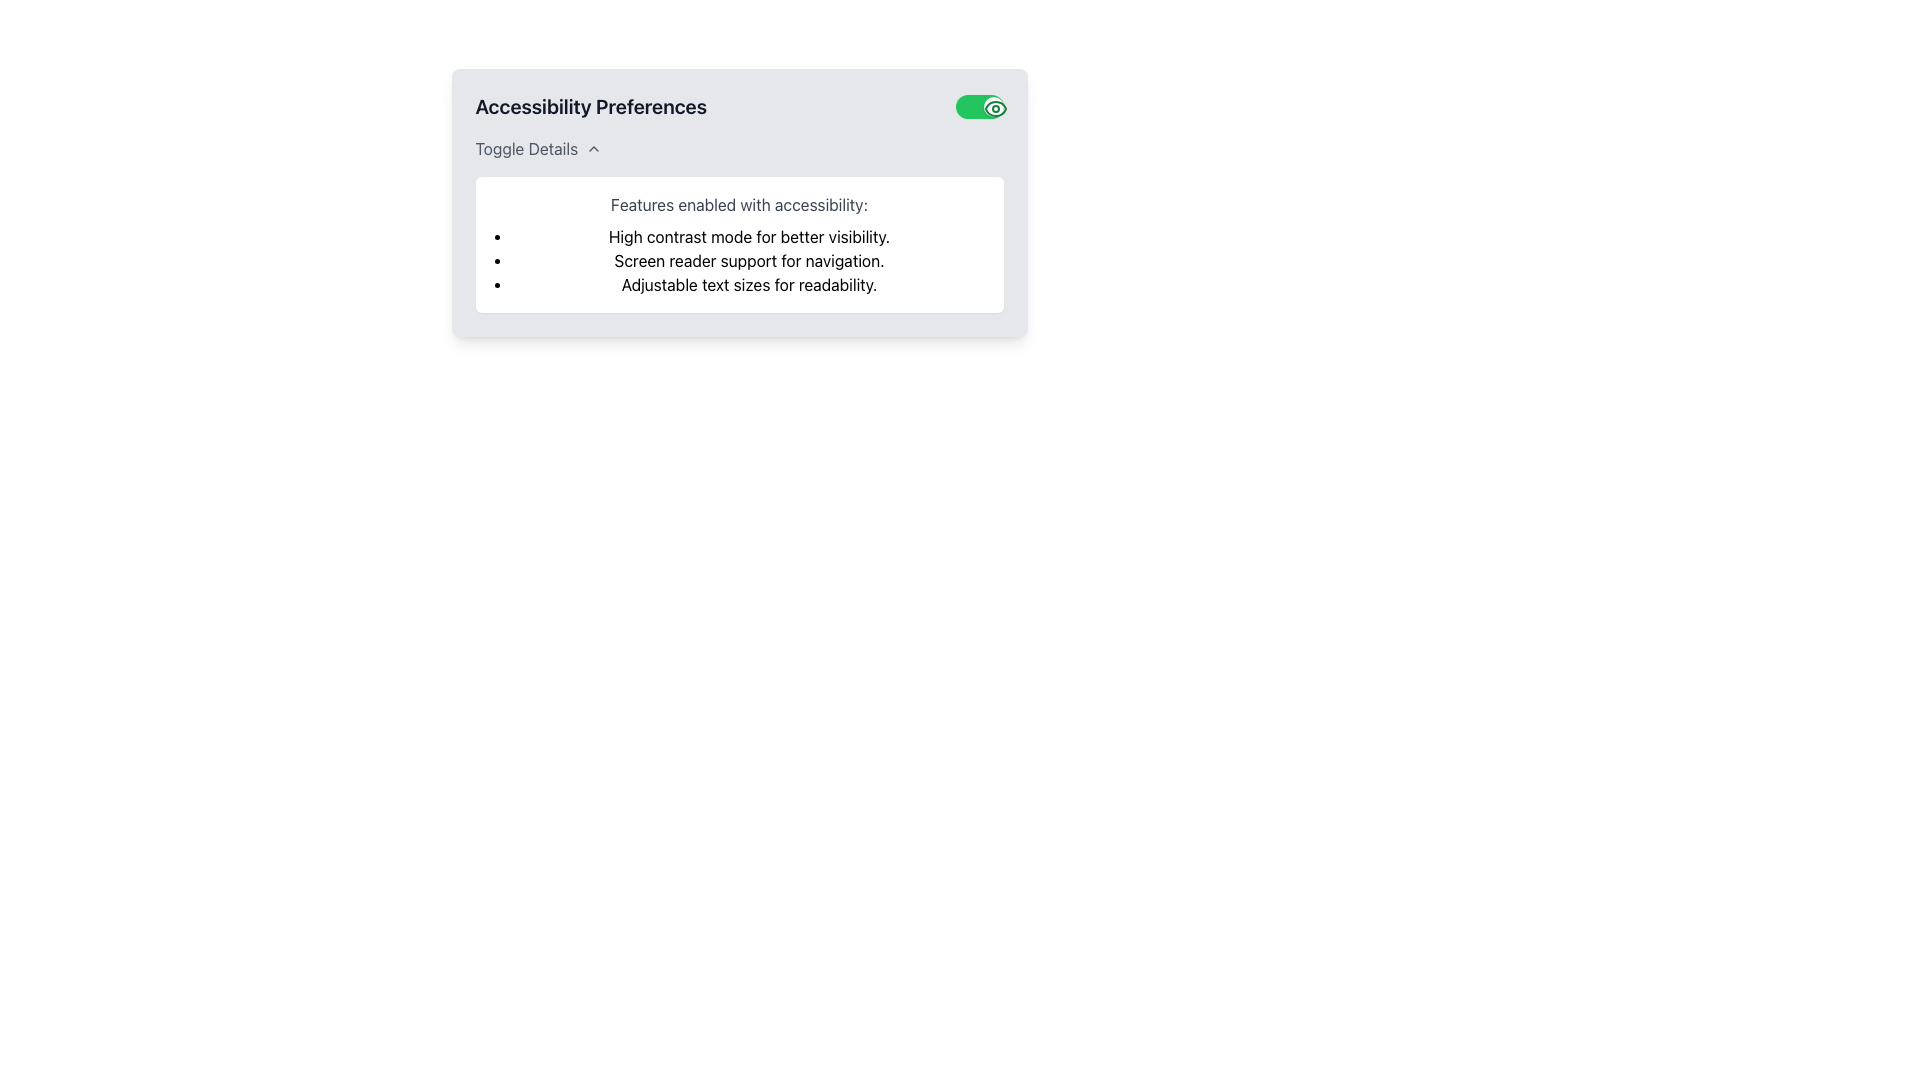 The height and width of the screenshot is (1080, 1920). I want to click on upward-pointing arrow icon located next to the 'Toggle Details' text in the Accessibility Preferences interface visually, so click(593, 148).